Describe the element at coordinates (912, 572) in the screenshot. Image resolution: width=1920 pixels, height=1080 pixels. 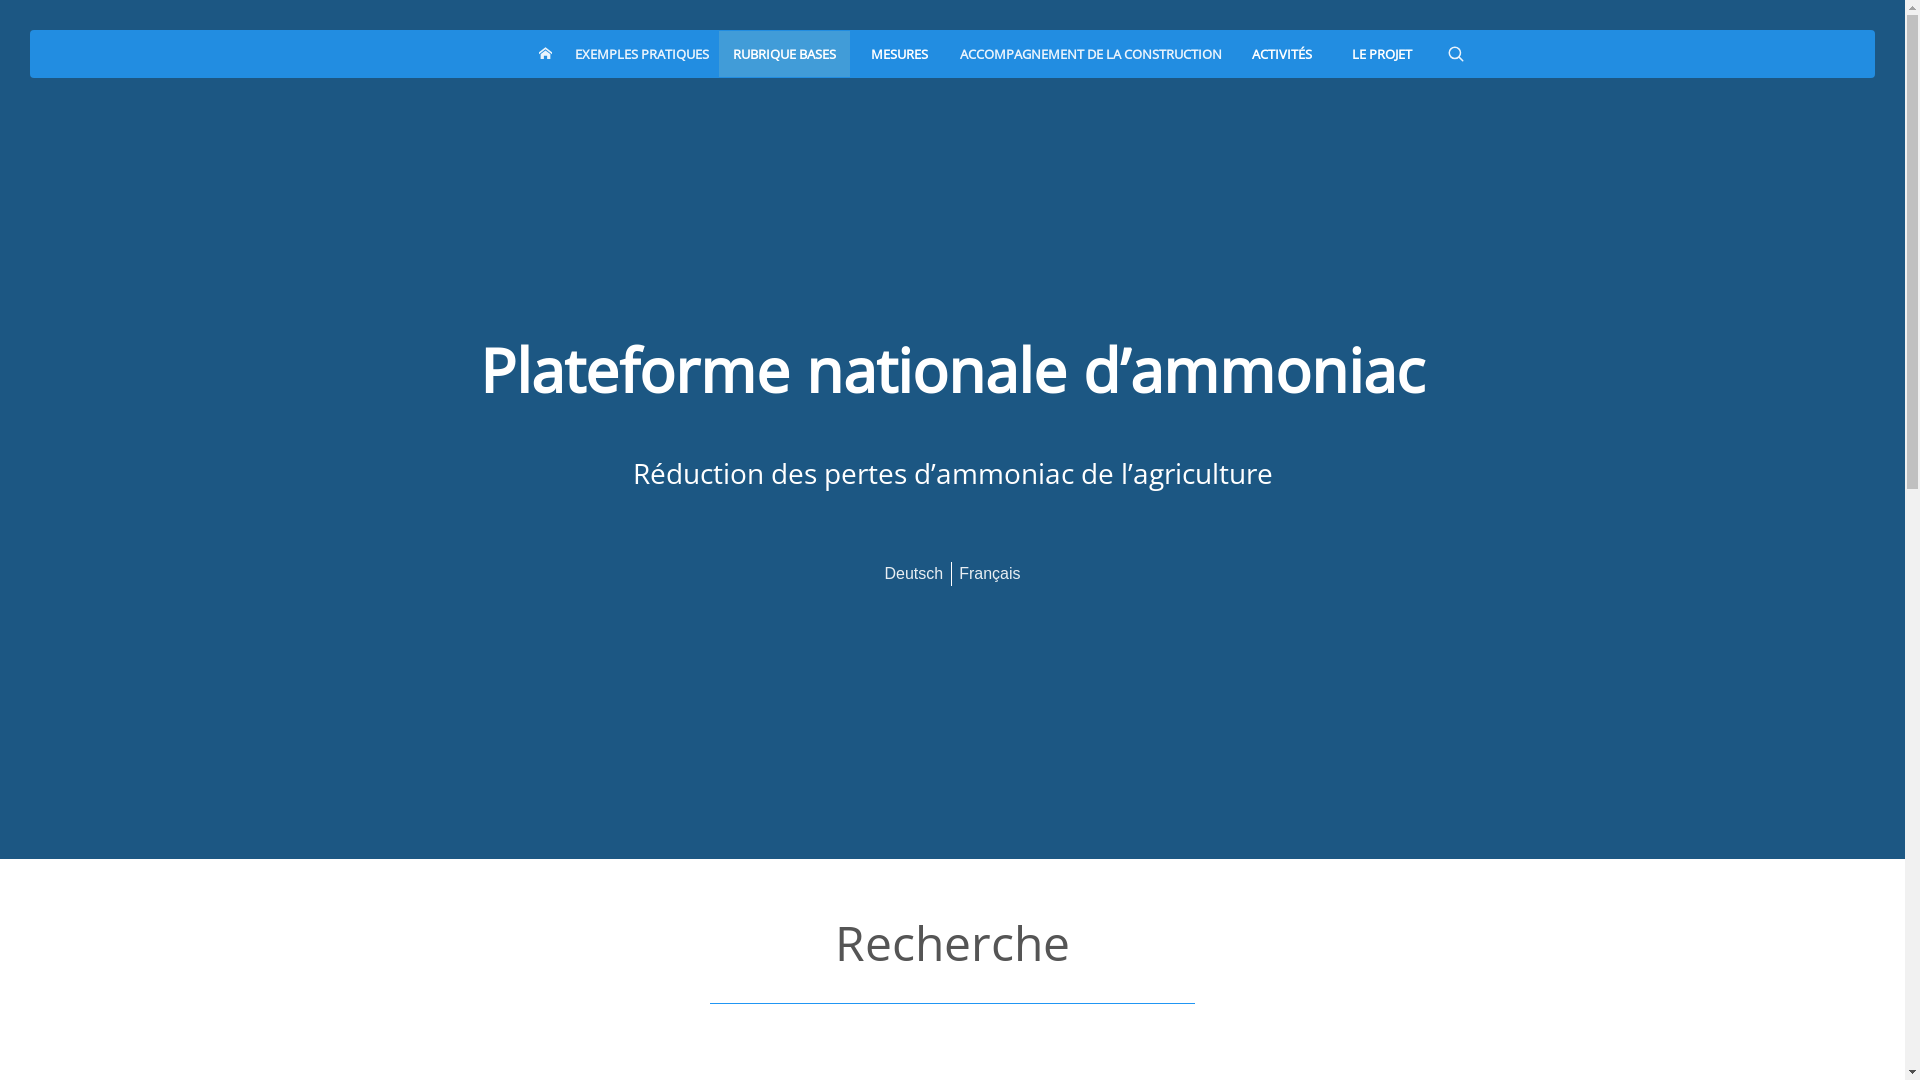
I see `'Deutsch'` at that location.